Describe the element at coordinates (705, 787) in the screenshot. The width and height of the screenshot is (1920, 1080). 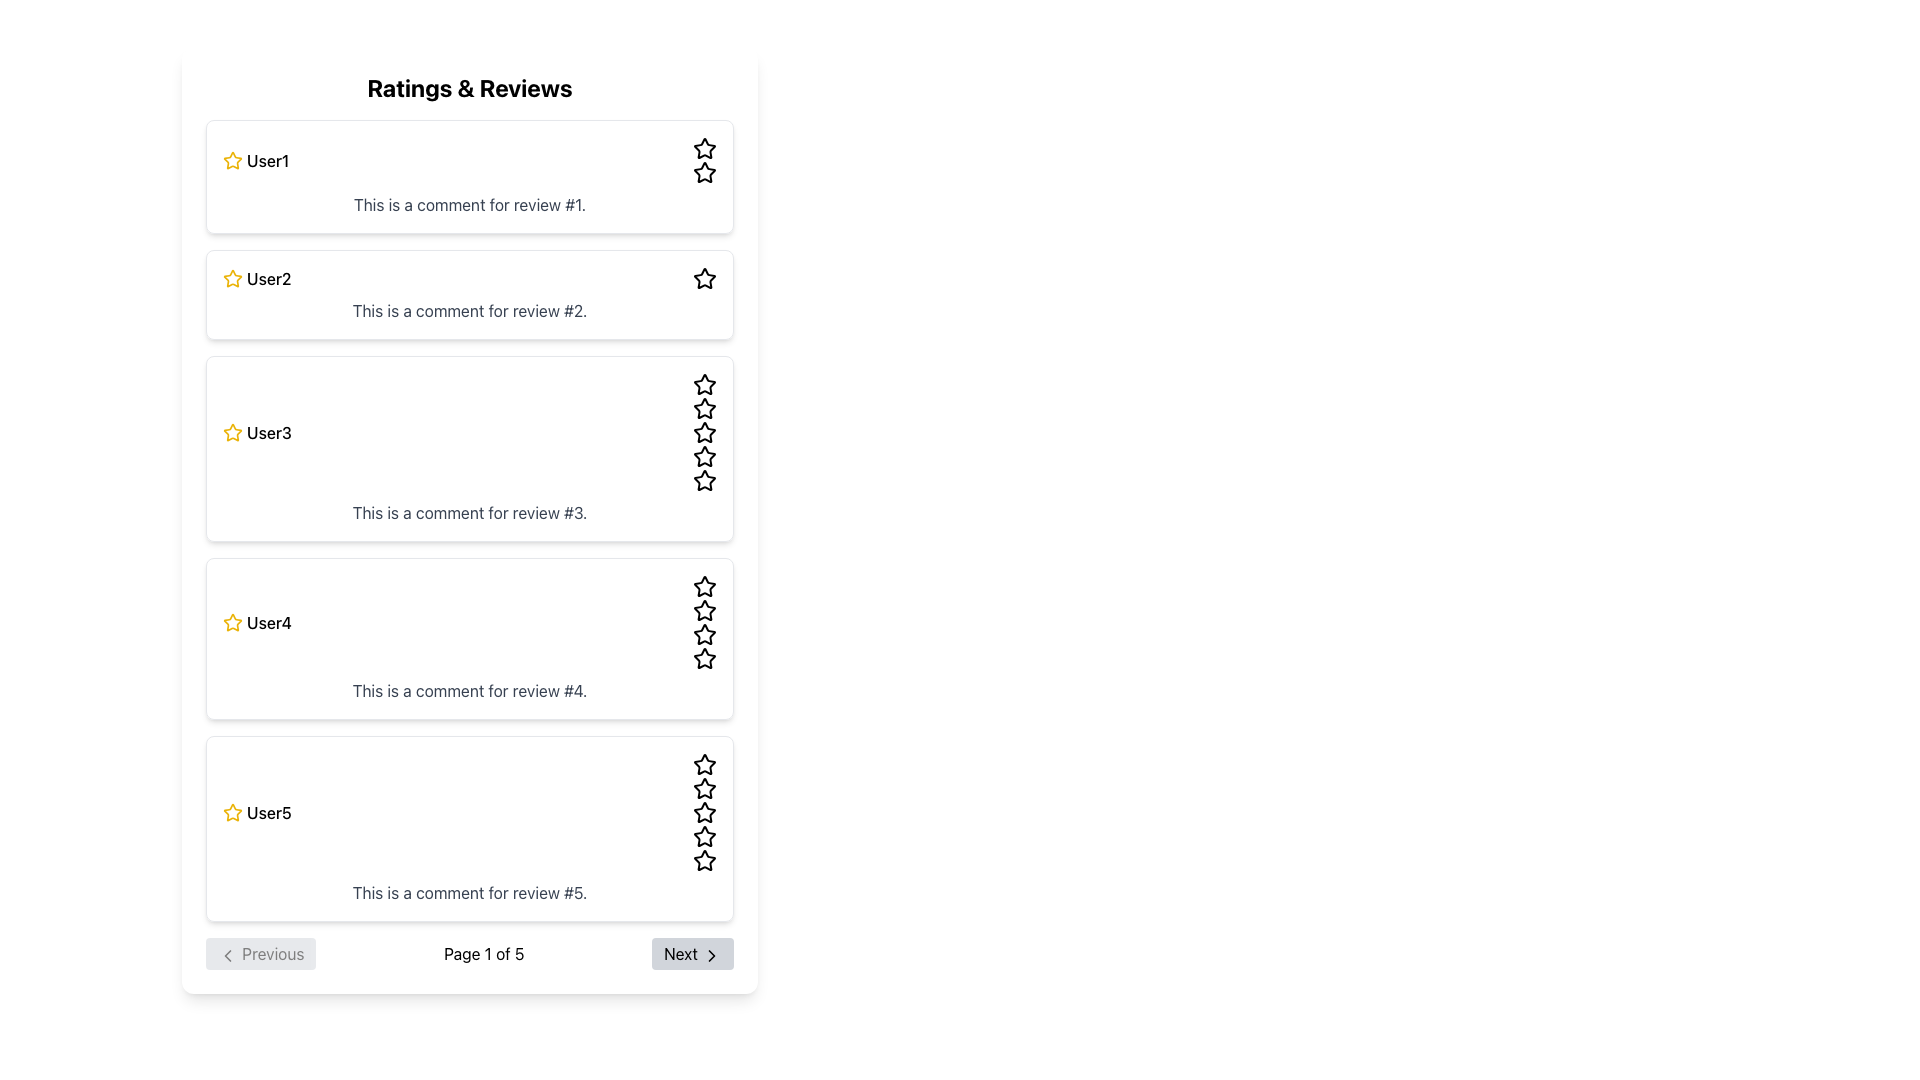
I see `the second rating star icon associated with User5's review` at that location.